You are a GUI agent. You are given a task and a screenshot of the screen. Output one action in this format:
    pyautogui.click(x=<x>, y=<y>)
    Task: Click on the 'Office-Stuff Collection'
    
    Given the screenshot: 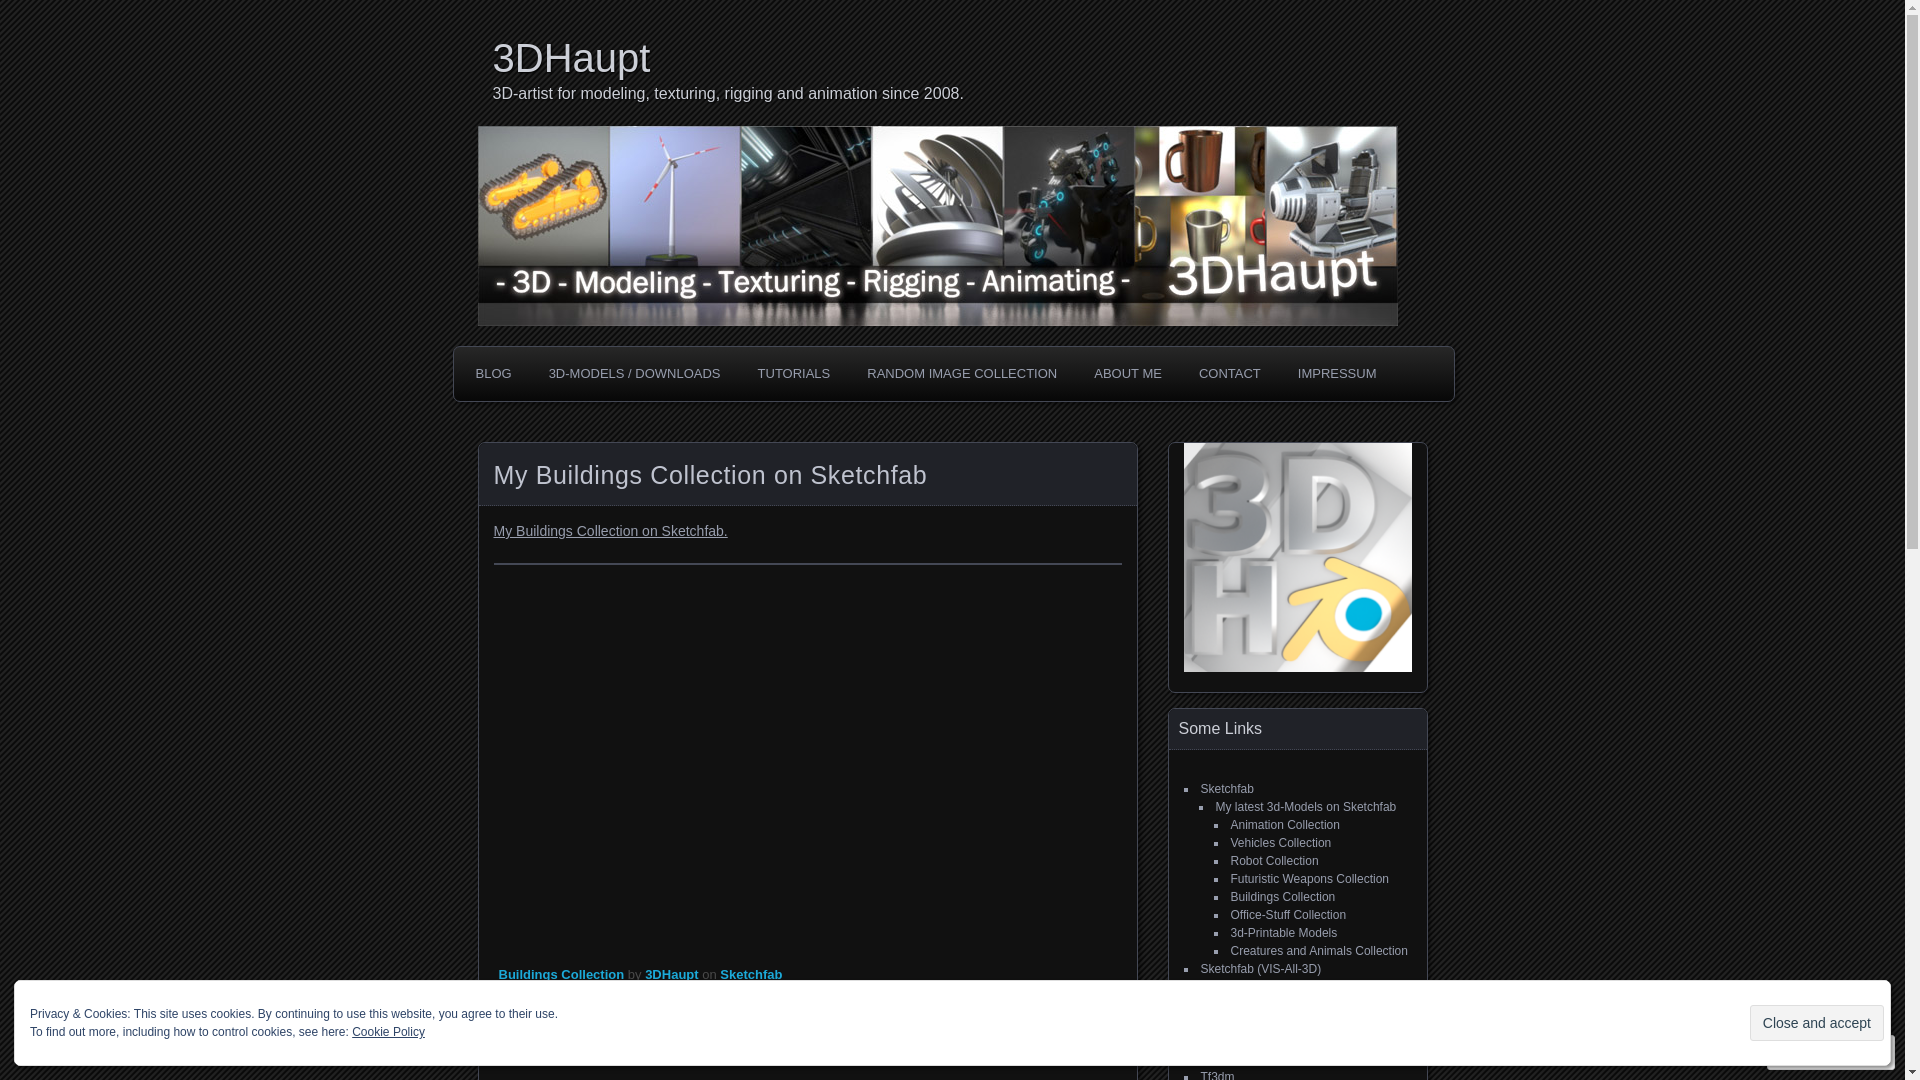 What is the action you would take?
    pyautogui.click(x=1287, y=914)
    